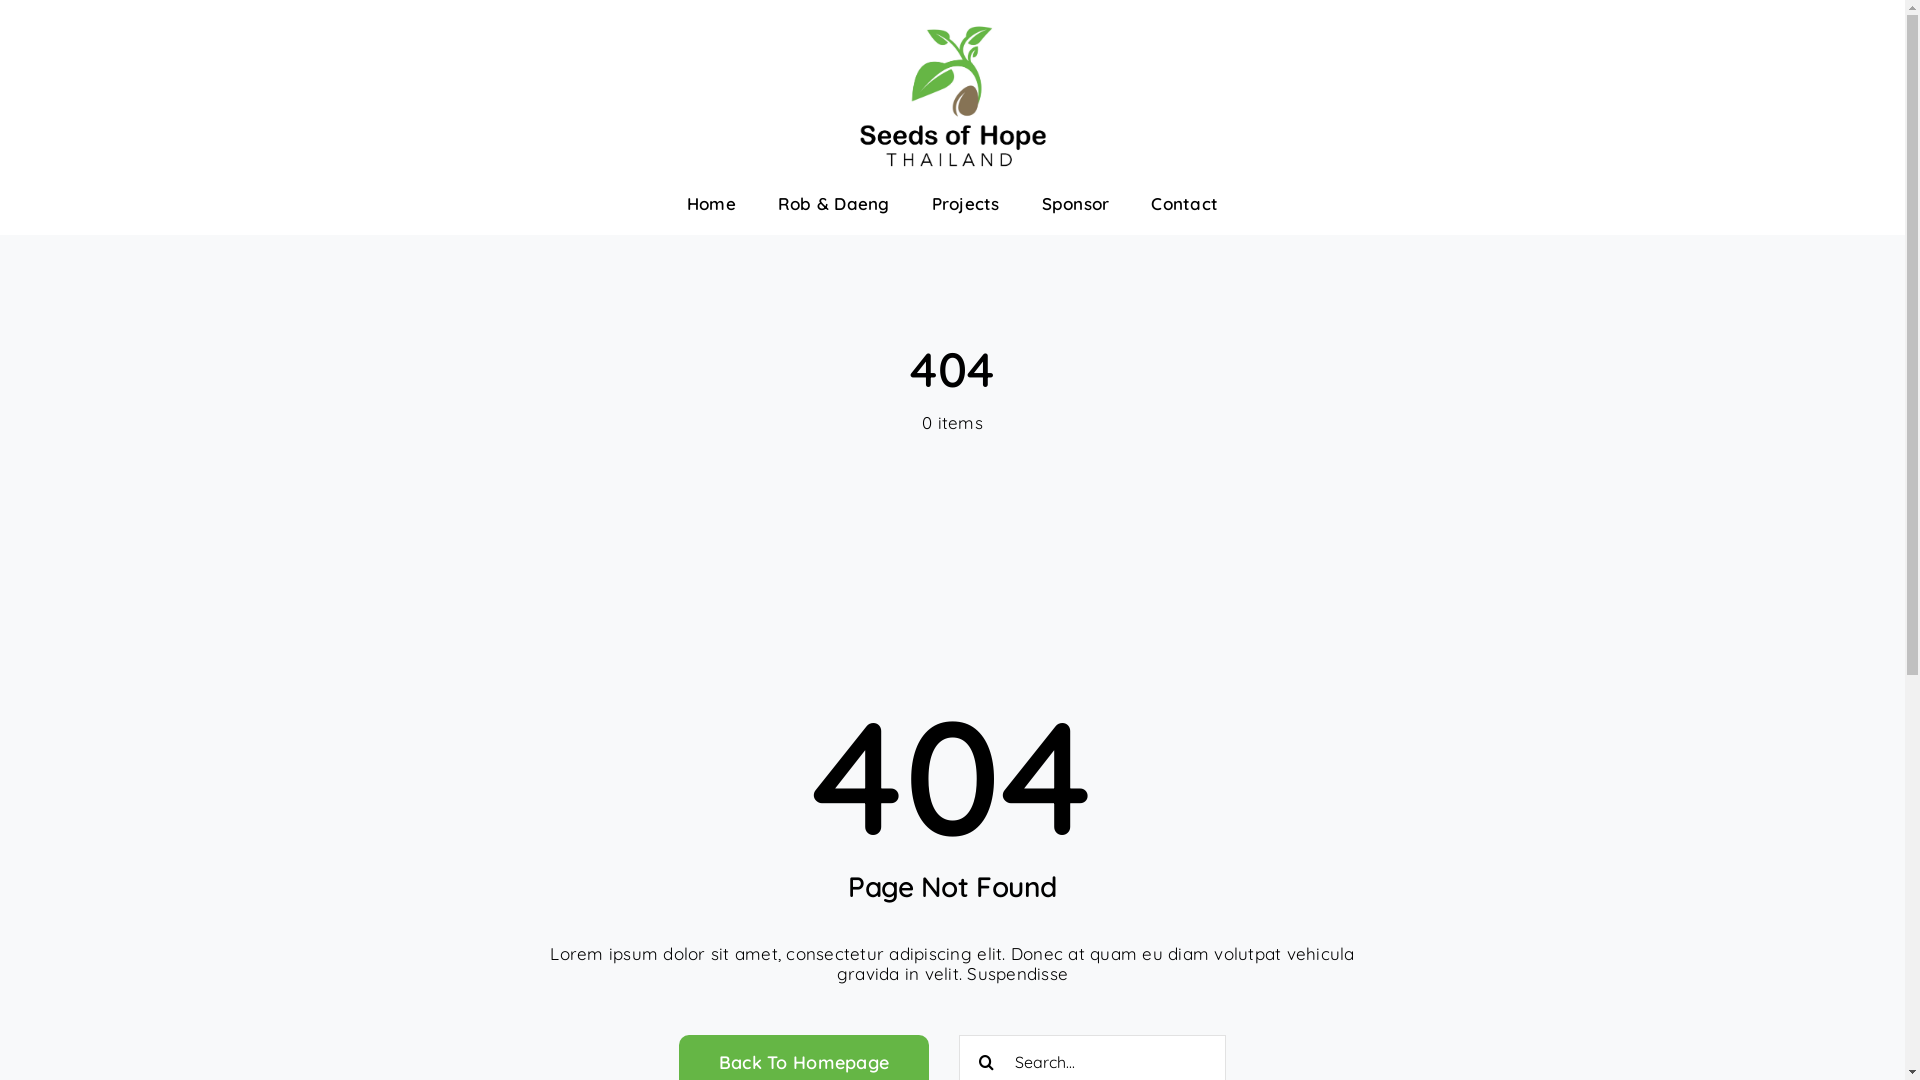 The image size is (1920, 1080). What do you see at coordinates (965, 204) in the screenshot?
I see `'Projects'` at bounding box center [965, 204].